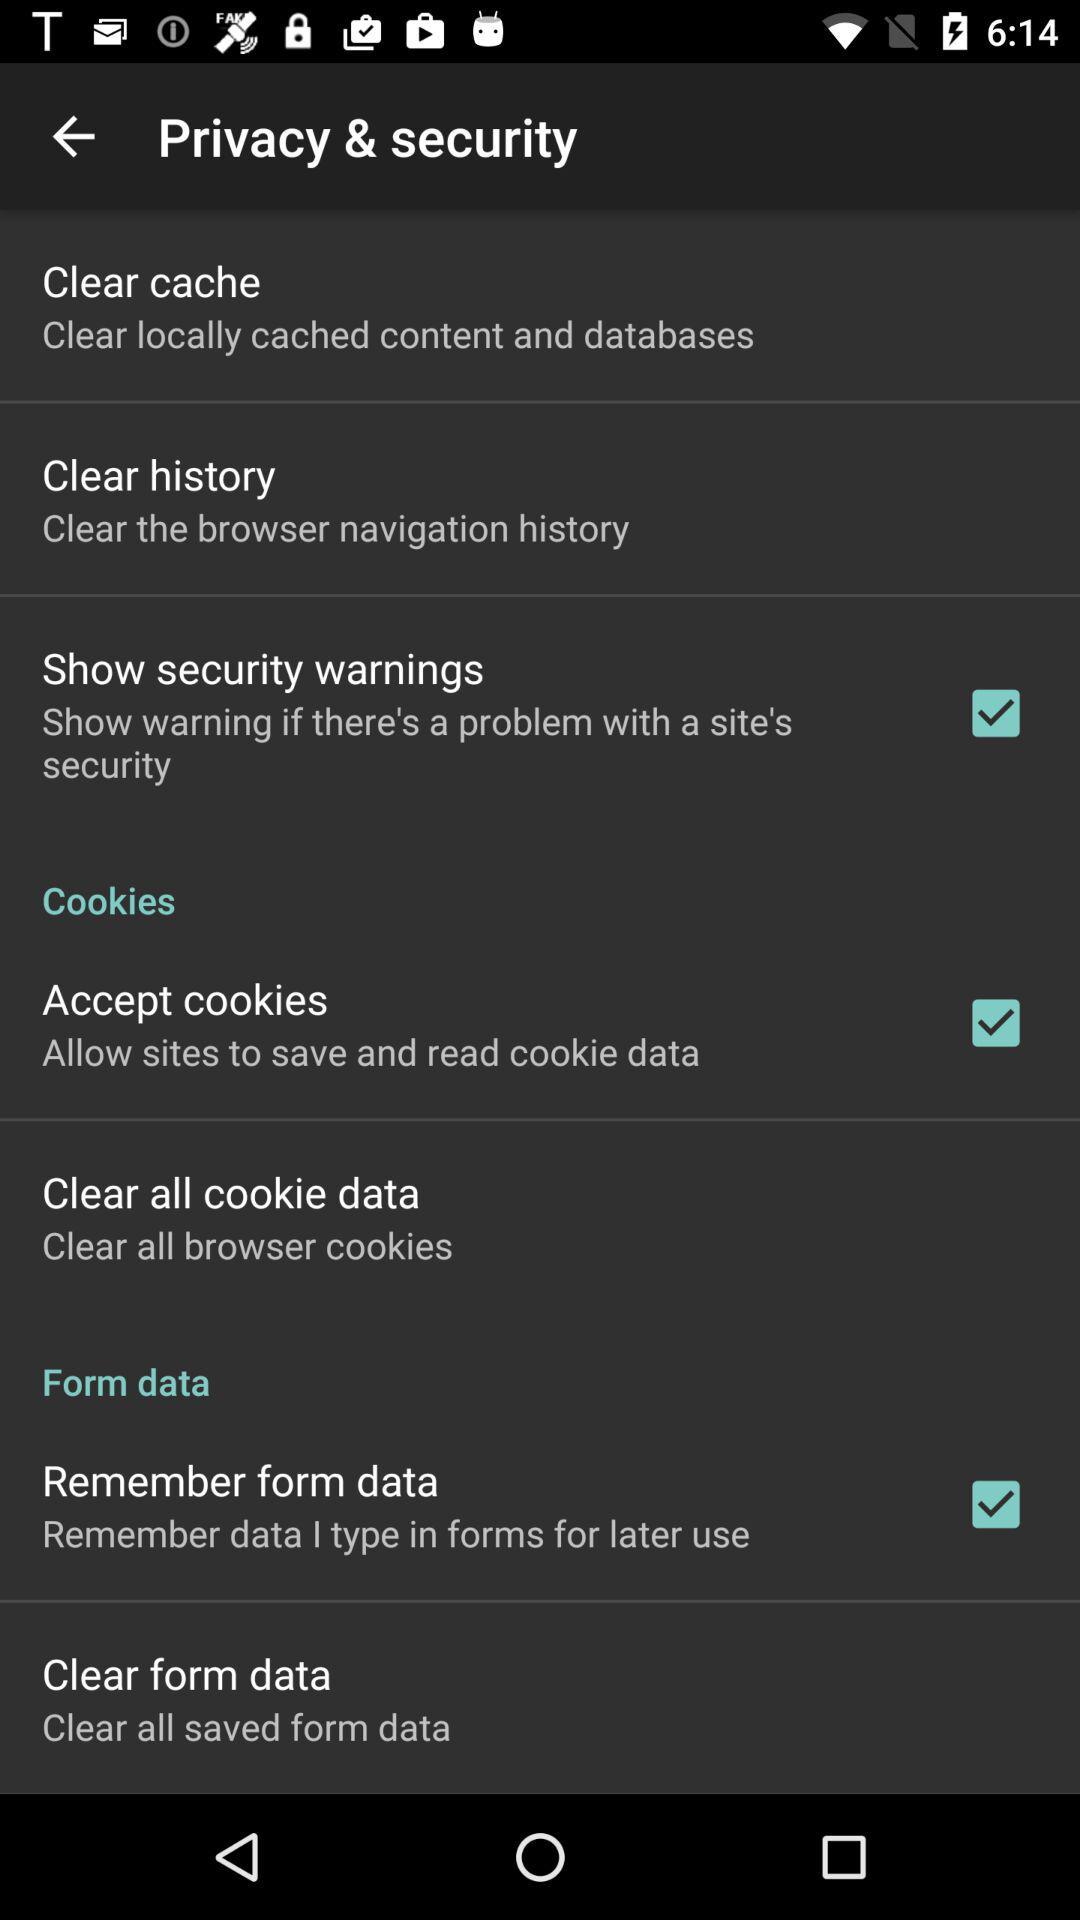 The image size is (1080, 1920). Describe the element at coordinates (185, 998) in the screenshot. I see `icon above the allow sites to icon` at that location.